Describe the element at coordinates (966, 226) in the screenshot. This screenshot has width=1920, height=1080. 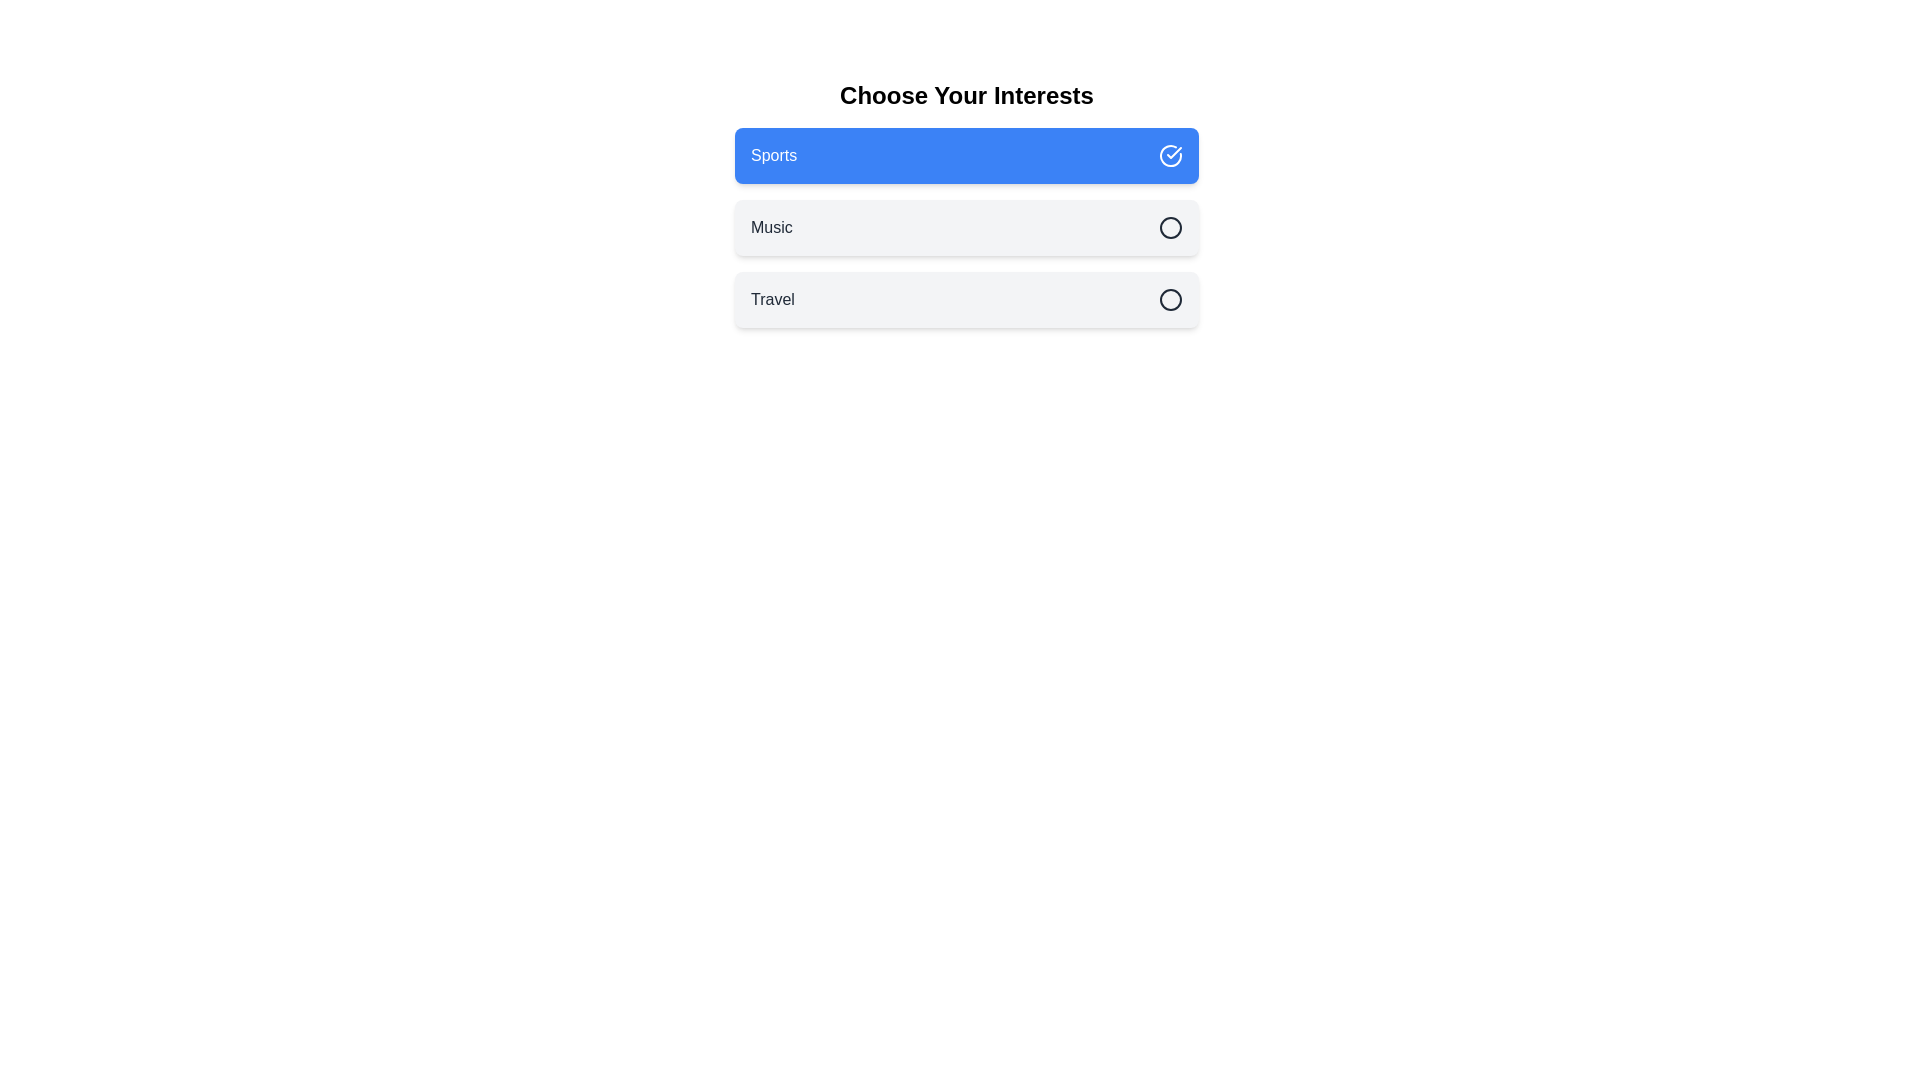
I see `the chip labeled Music` at that location.